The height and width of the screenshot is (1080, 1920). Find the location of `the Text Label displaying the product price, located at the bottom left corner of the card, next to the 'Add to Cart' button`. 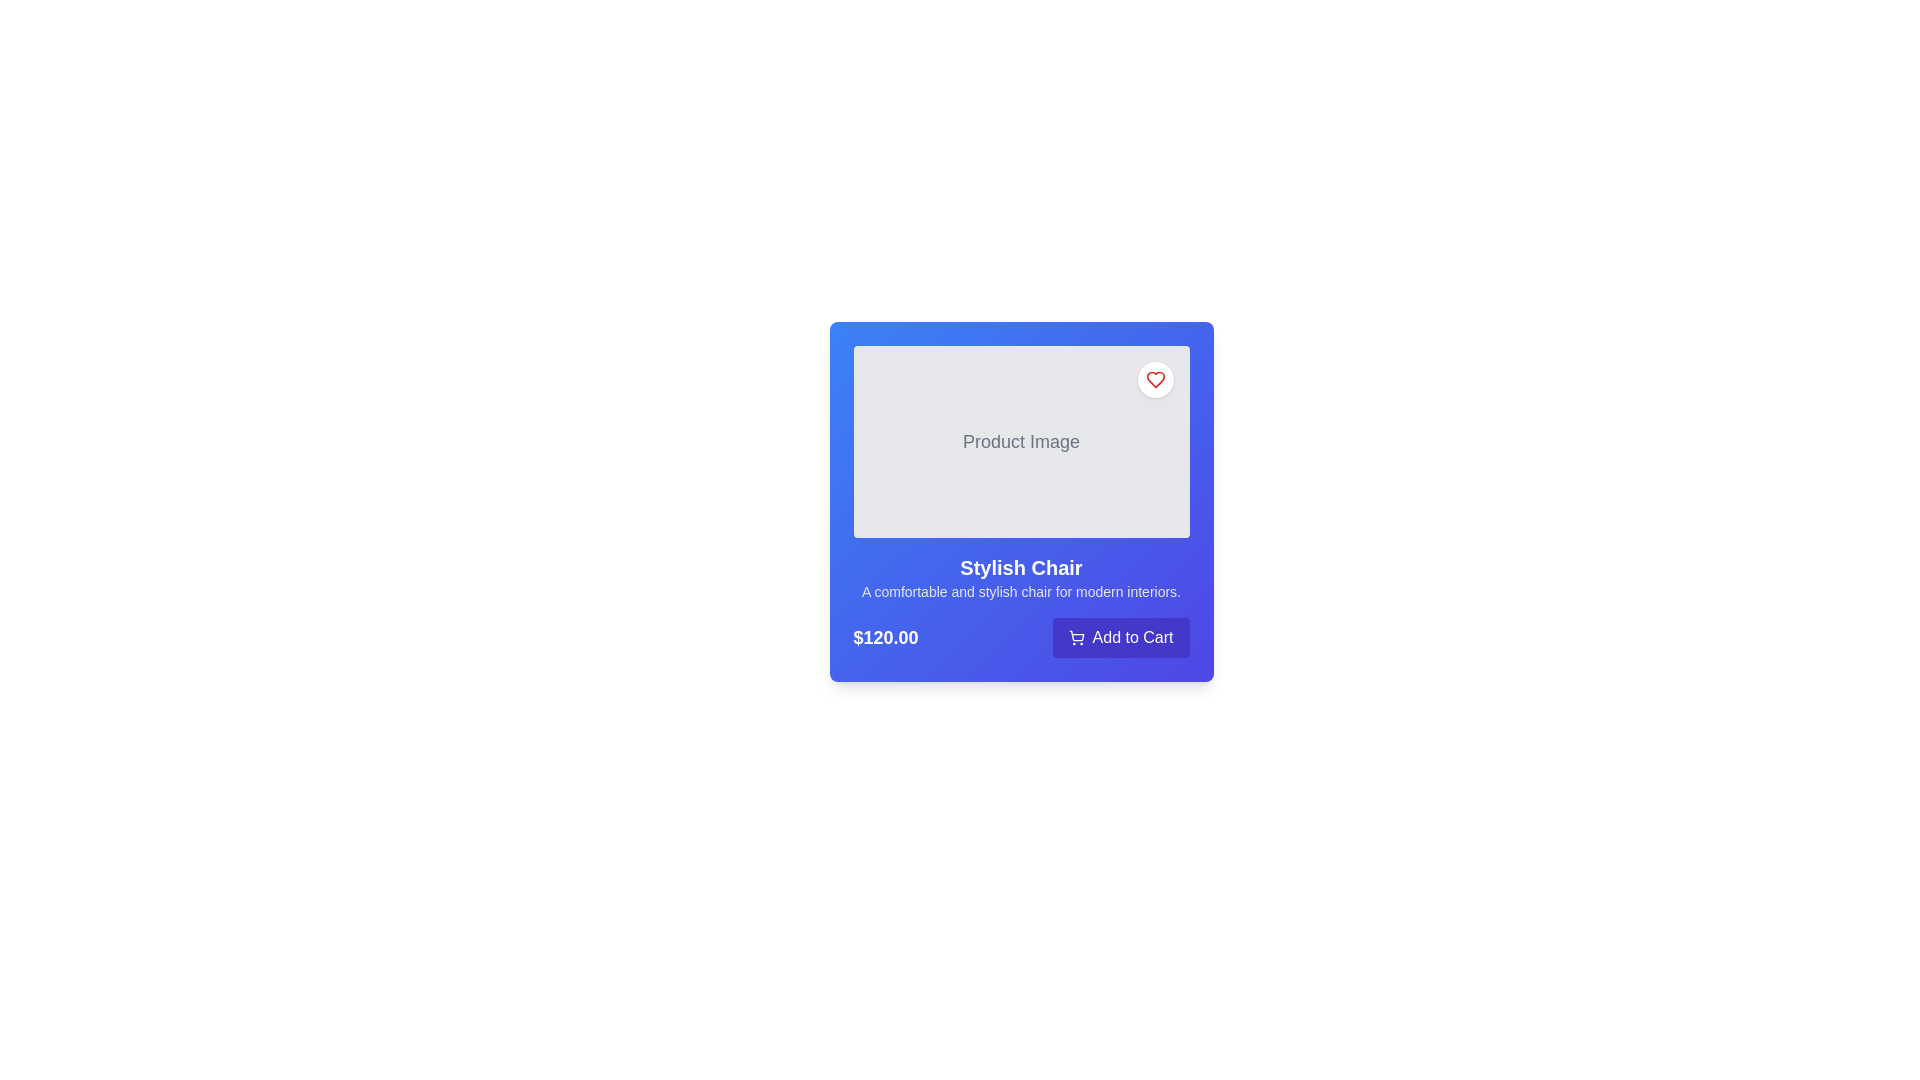

the Text Label displaying the product price, located at the bottom left corner of the card, next to the 'Add to Cart' button is located at coordinates (885, 637).